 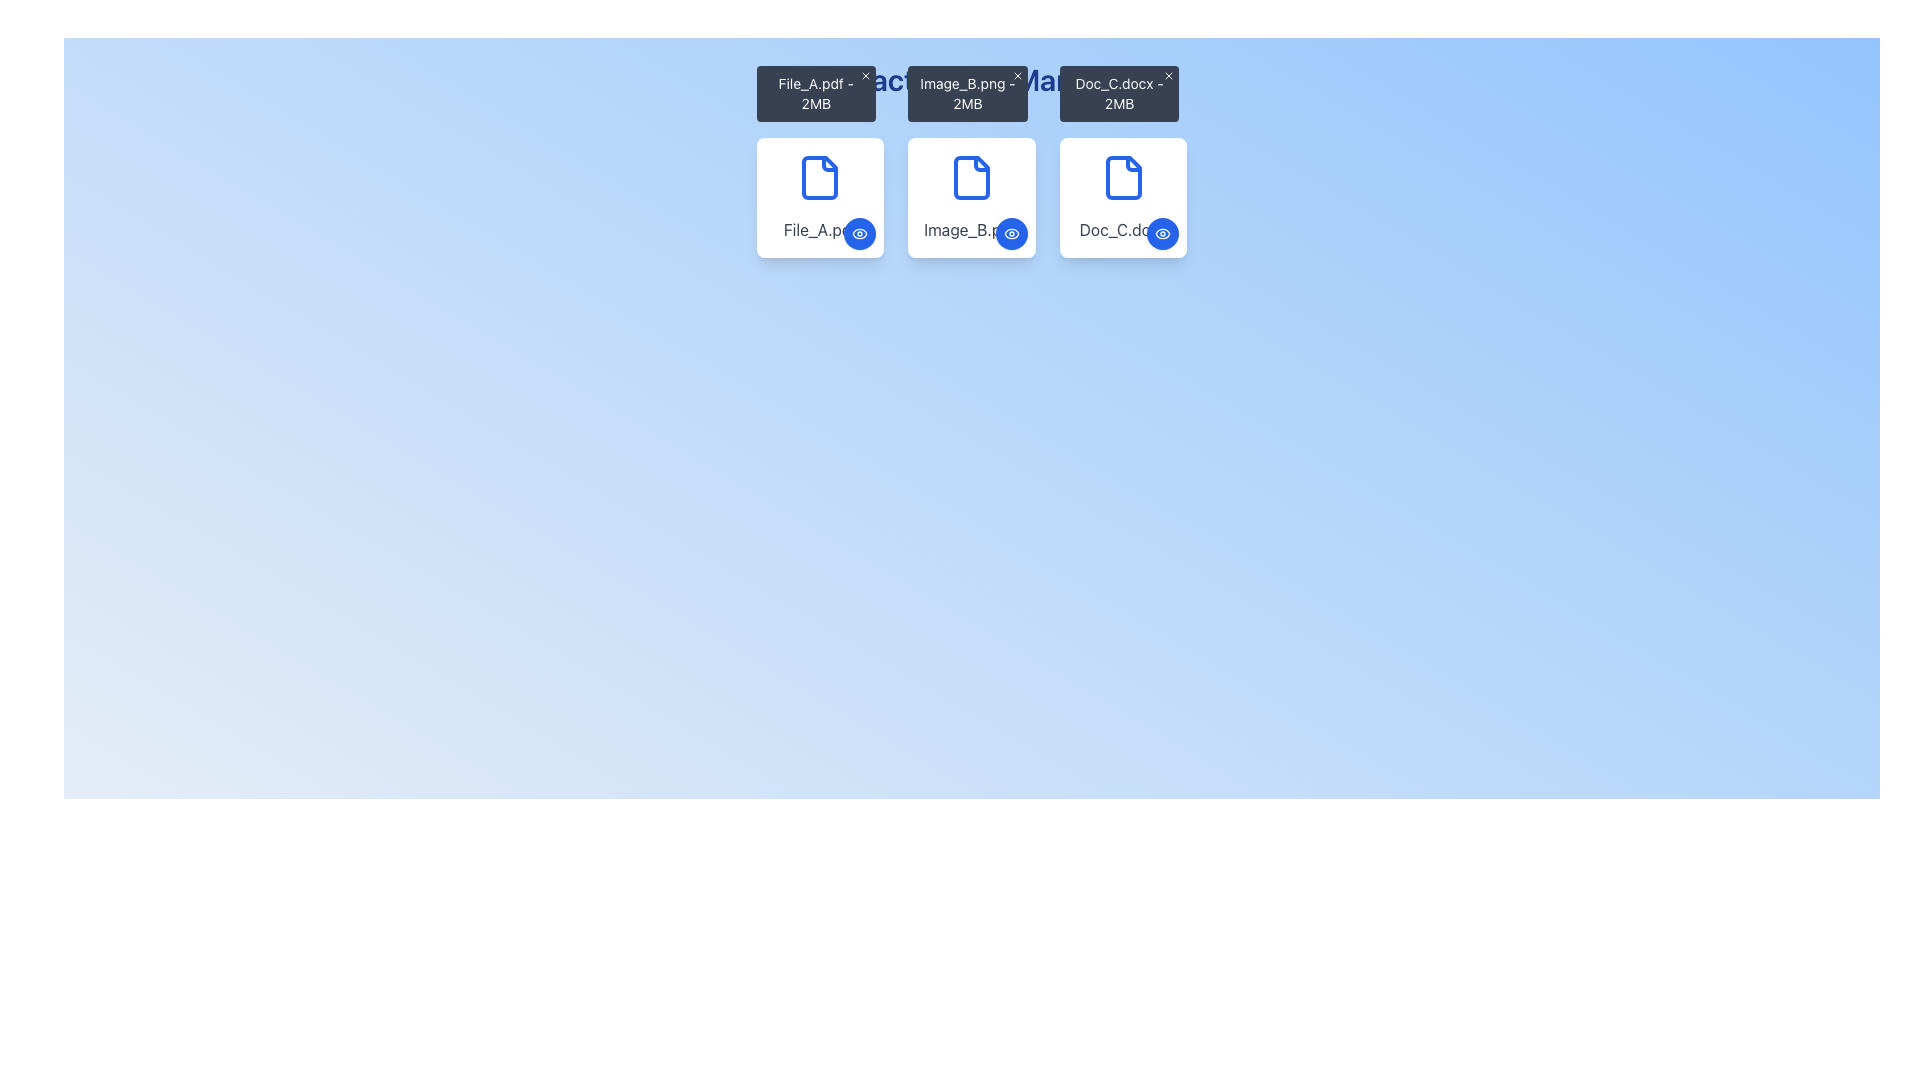 What do you see at coordinates (1163, 233) in the screenshot?
I see `the floating circular button with a blue background and white eye icon located at the bottom-right corner of the card displaying the document titled 'Doc_C.docx - 2MB'` at bounding box center [1163, 233].